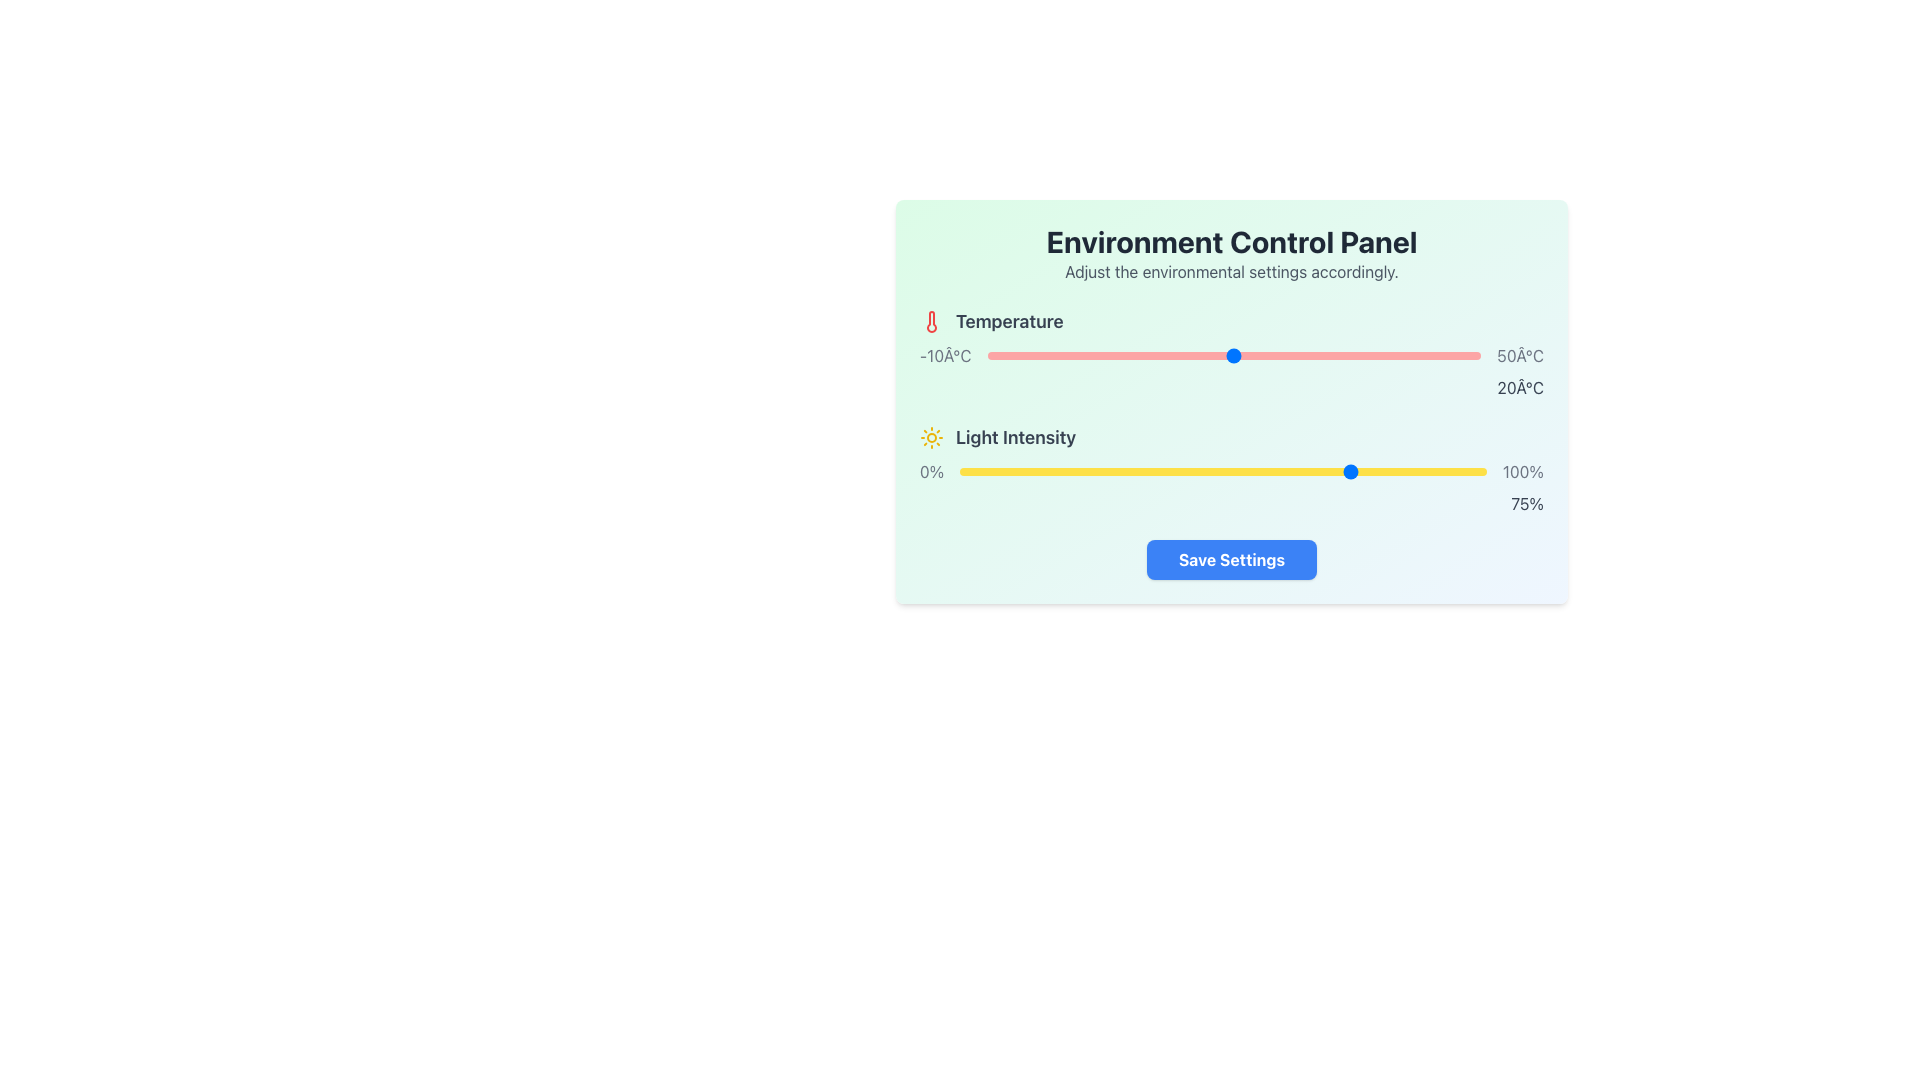  What do you see at coordinates (1149, 471) in the screenshot?
I see `the light intensity` at bounding box center [1149, 471].